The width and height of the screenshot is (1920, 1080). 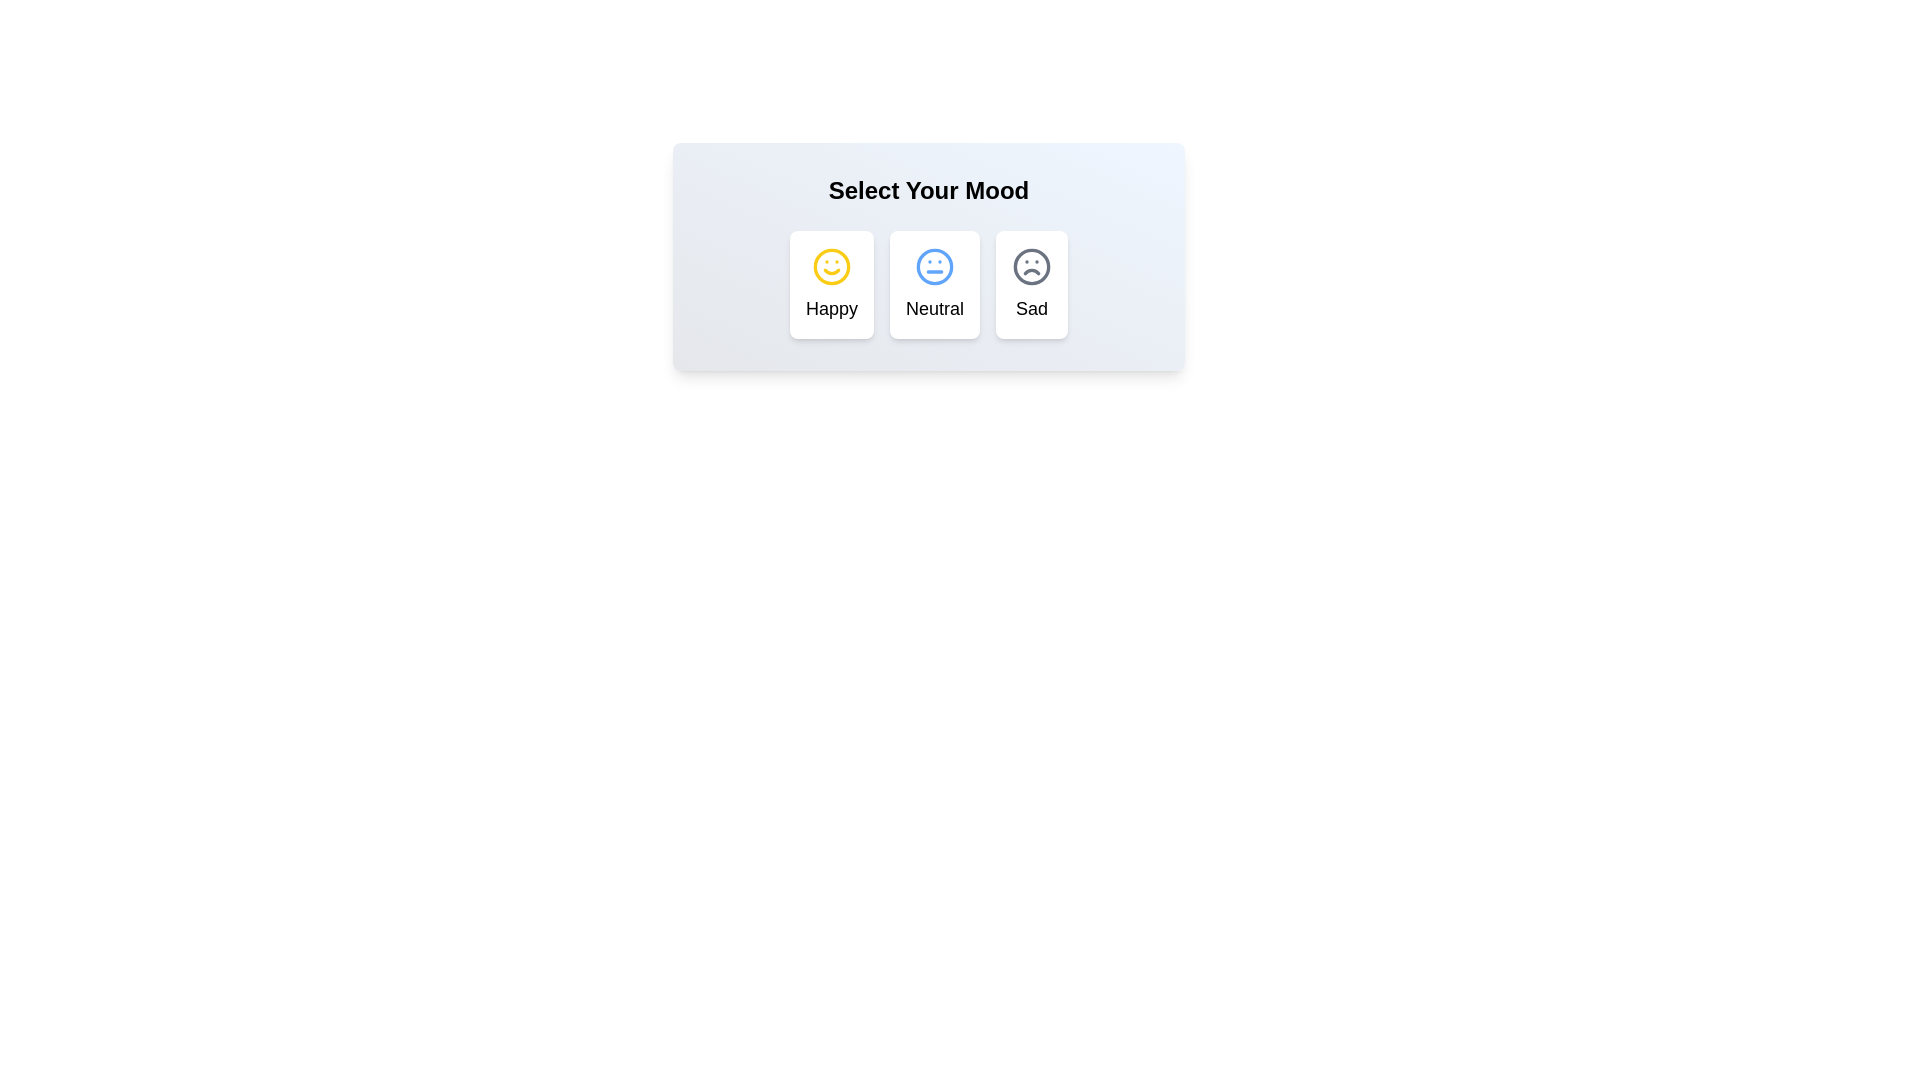 I want to click on the 'Sad' mood option to toggle its selection state, so click(x=1032, y=285).